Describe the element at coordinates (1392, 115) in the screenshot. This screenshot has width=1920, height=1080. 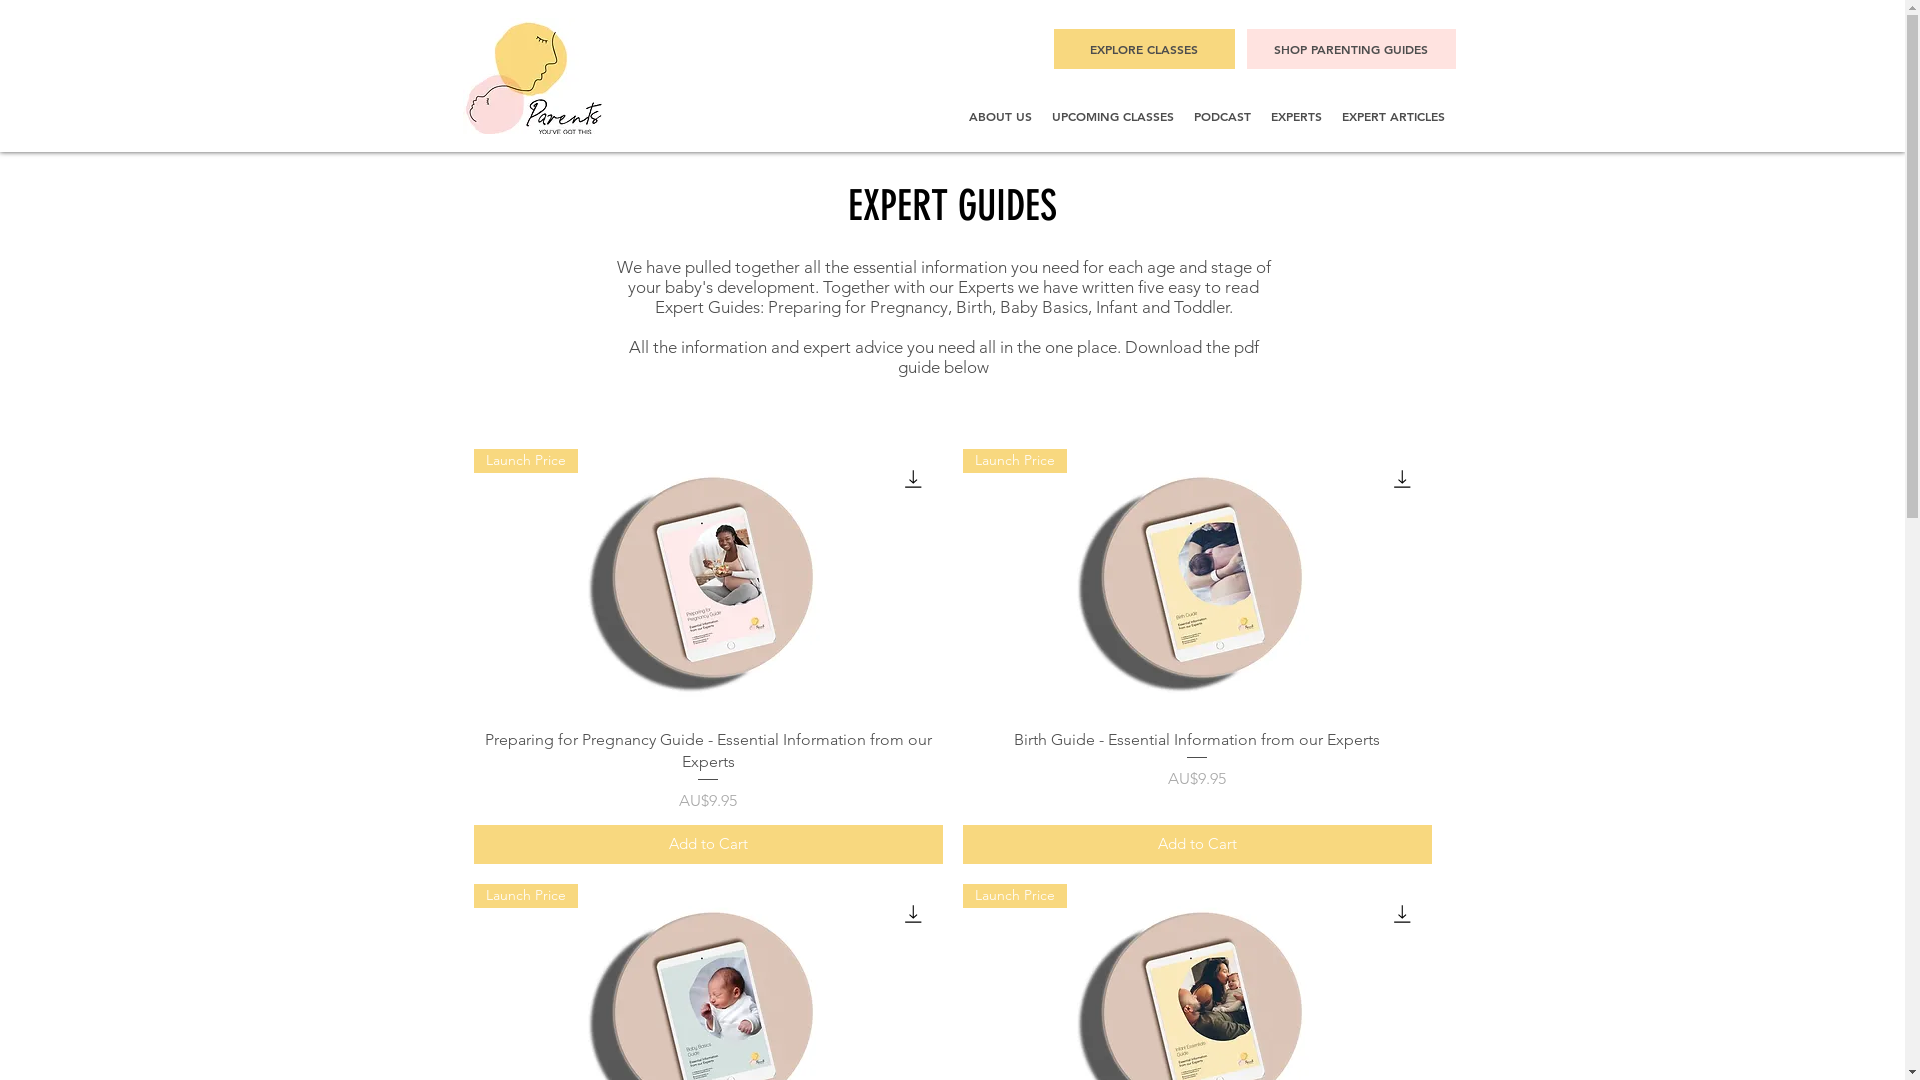
I see `'EXPERT ARTICLES'` at that location.